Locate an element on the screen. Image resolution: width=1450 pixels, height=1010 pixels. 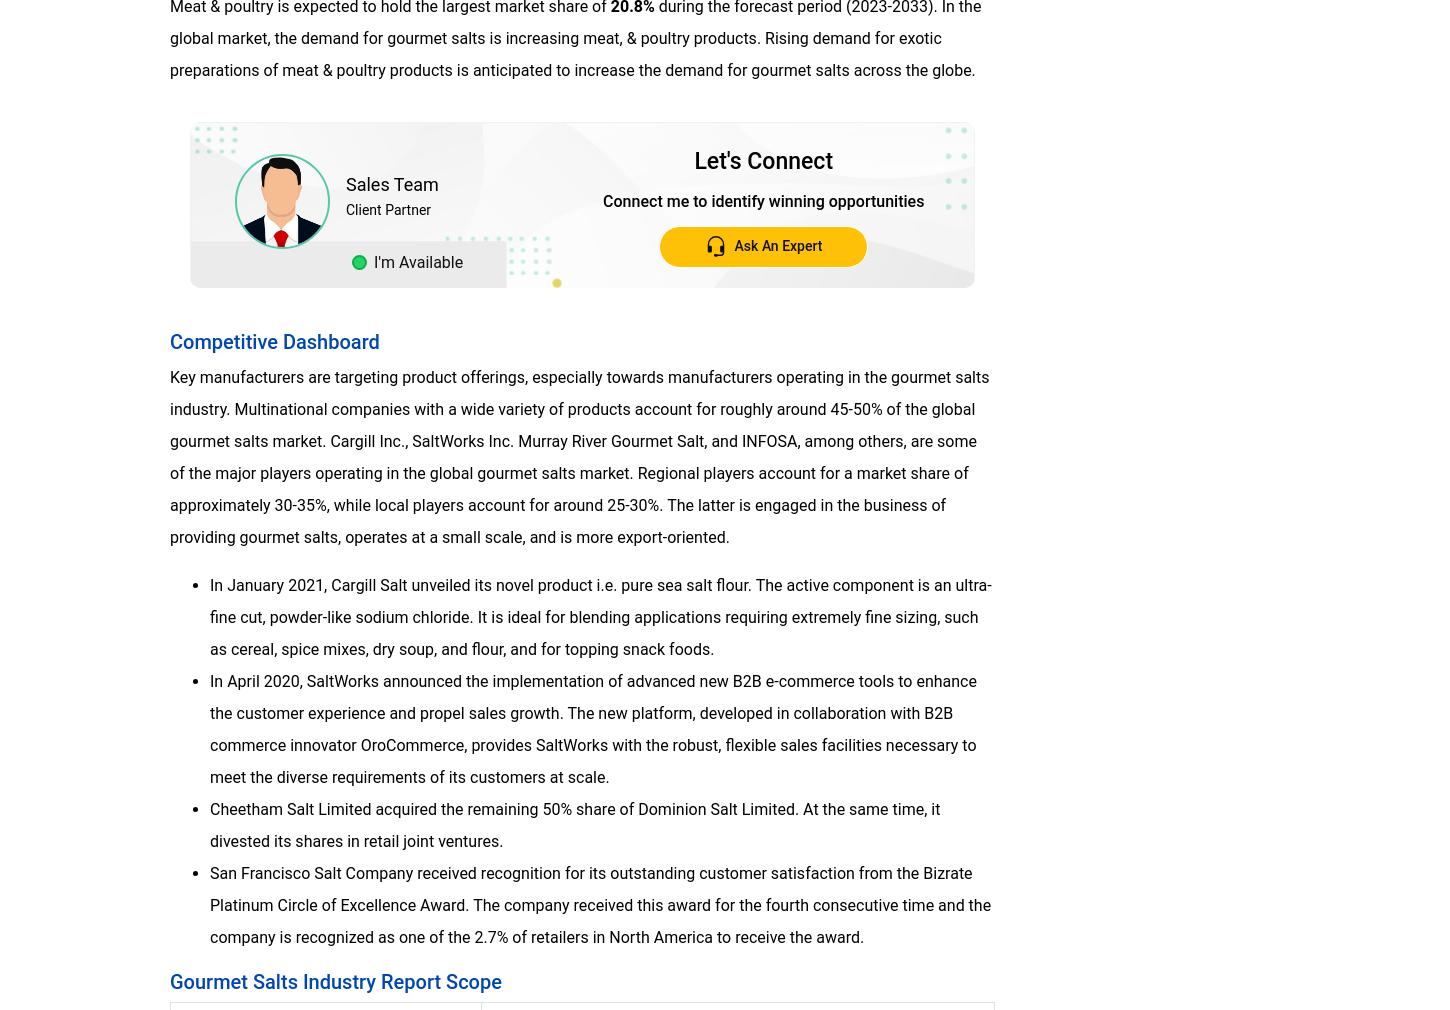
'Gourmet Salts Industry Report Scope' is located at coordinates (335, 981).